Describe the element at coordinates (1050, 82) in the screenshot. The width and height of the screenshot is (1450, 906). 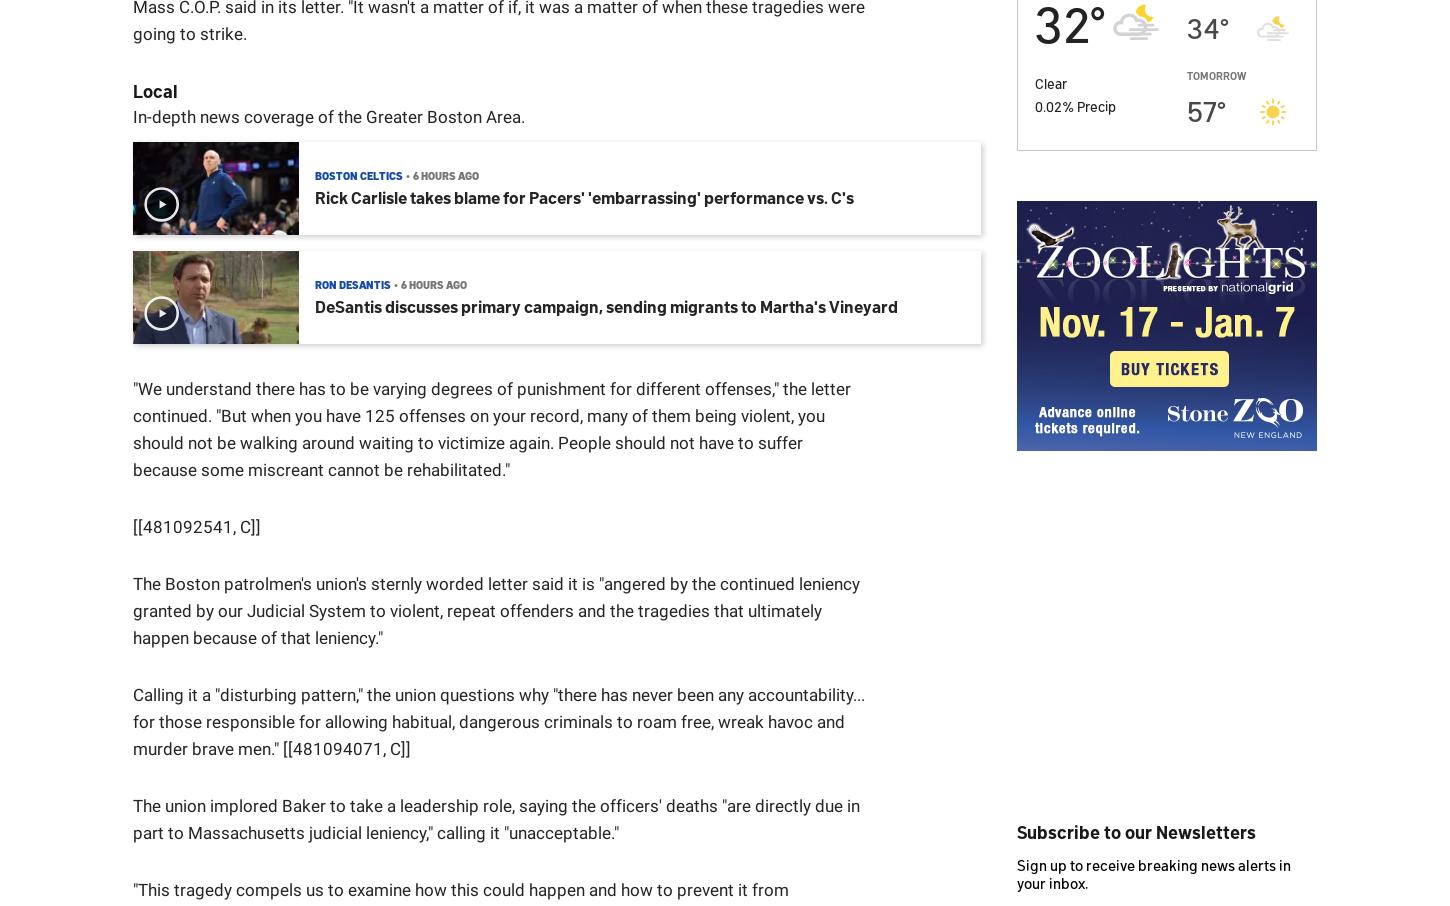
I see `'Clear'` at that location.